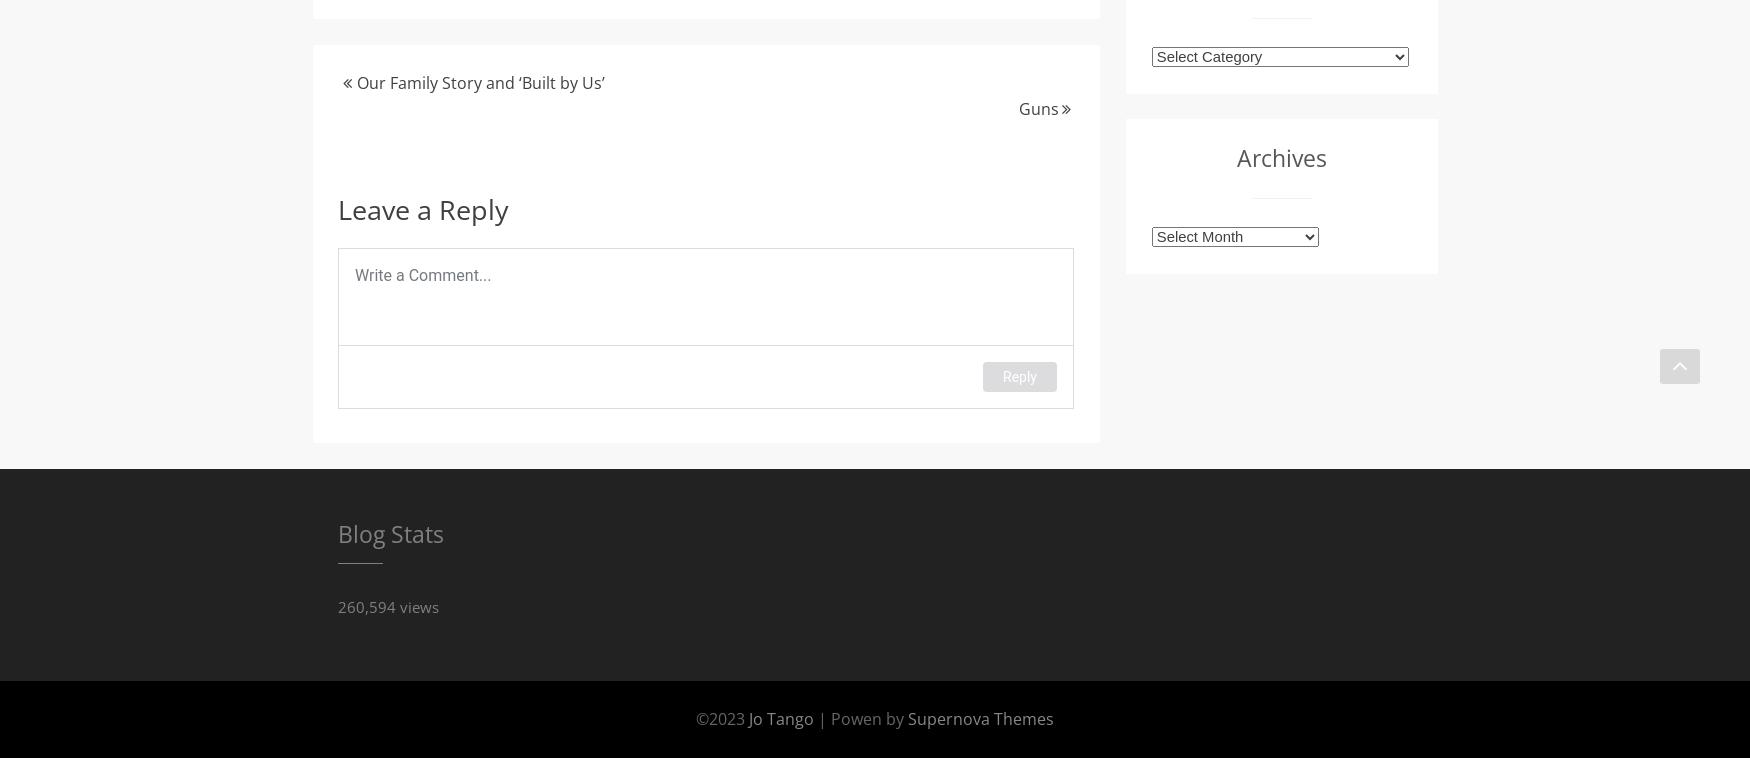 The image size is (1750, 758). Describe the element at coordinates (389, 532) in the screenshot. I see `'Blog Stats'` at that location.